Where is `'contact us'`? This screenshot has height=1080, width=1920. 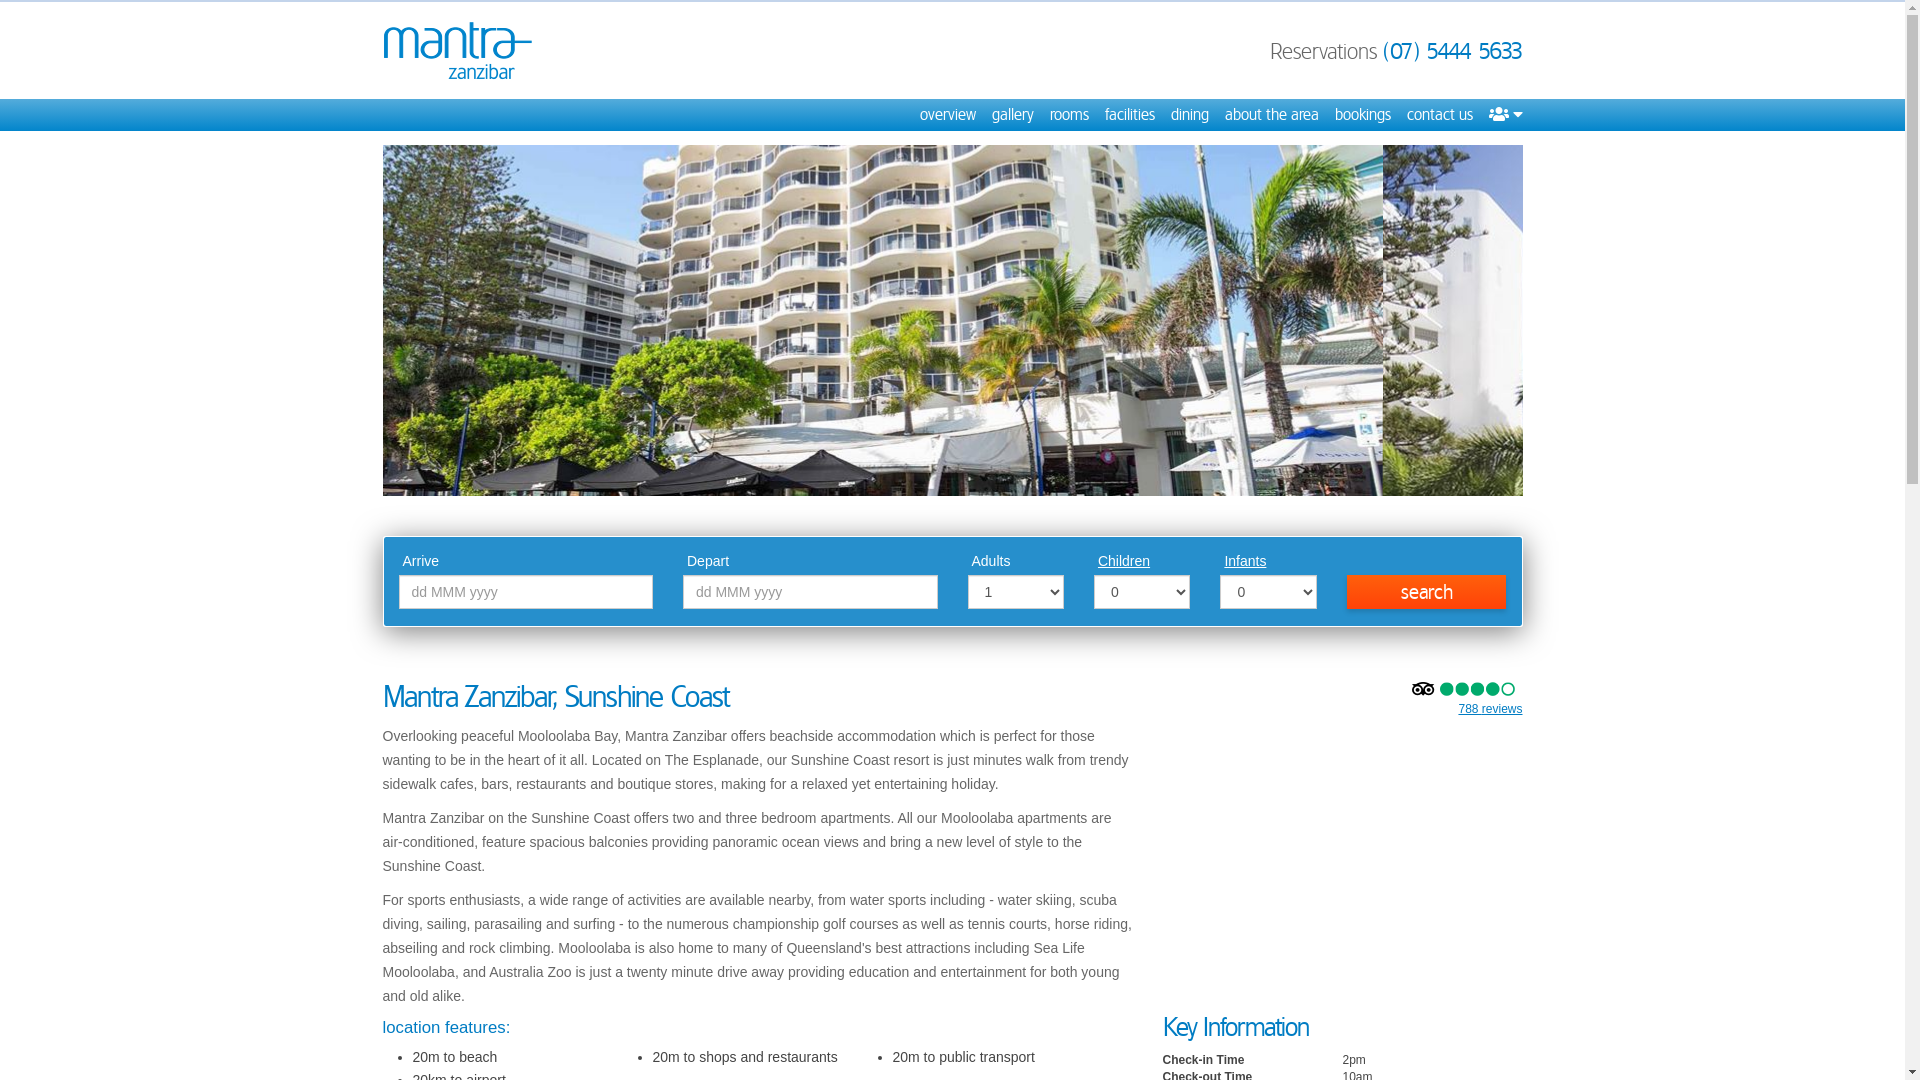
'contact us' is located at coordinates (1405, 115).